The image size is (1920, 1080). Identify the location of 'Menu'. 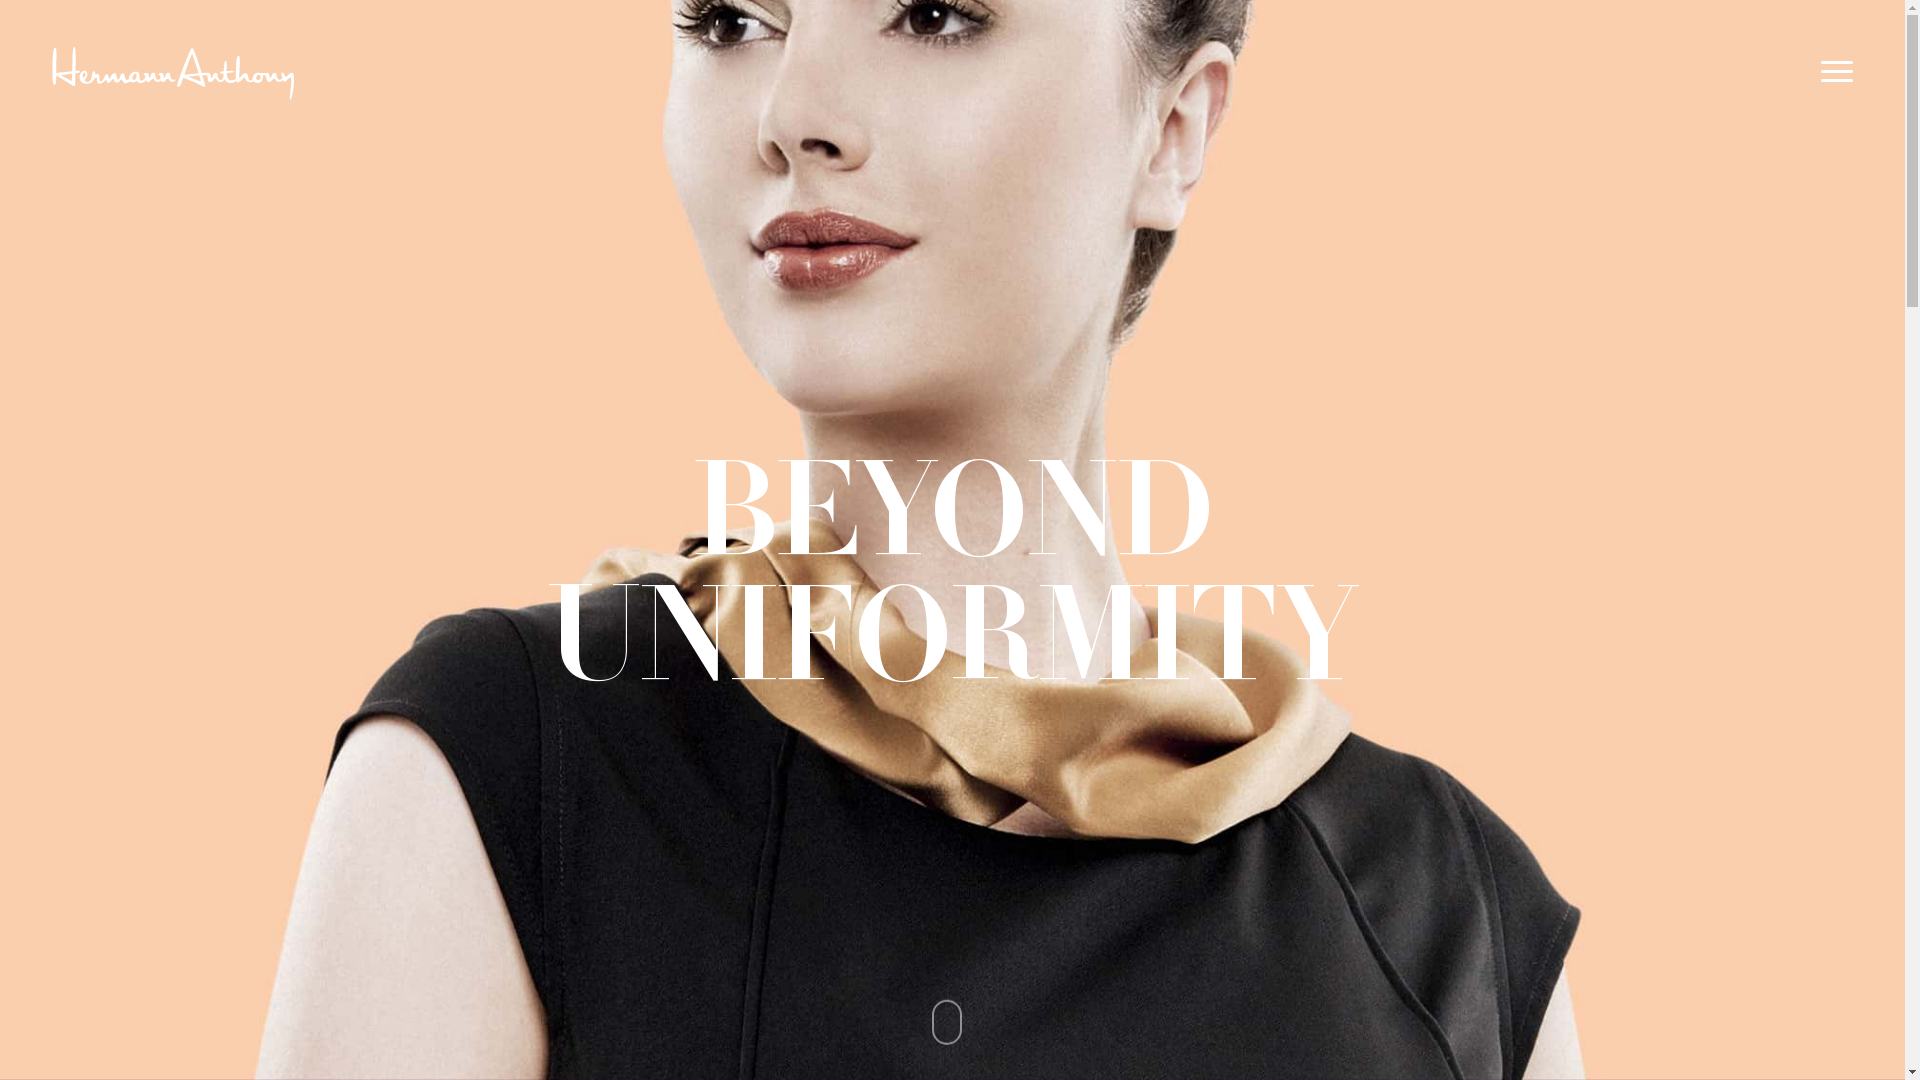
(1838, 71).